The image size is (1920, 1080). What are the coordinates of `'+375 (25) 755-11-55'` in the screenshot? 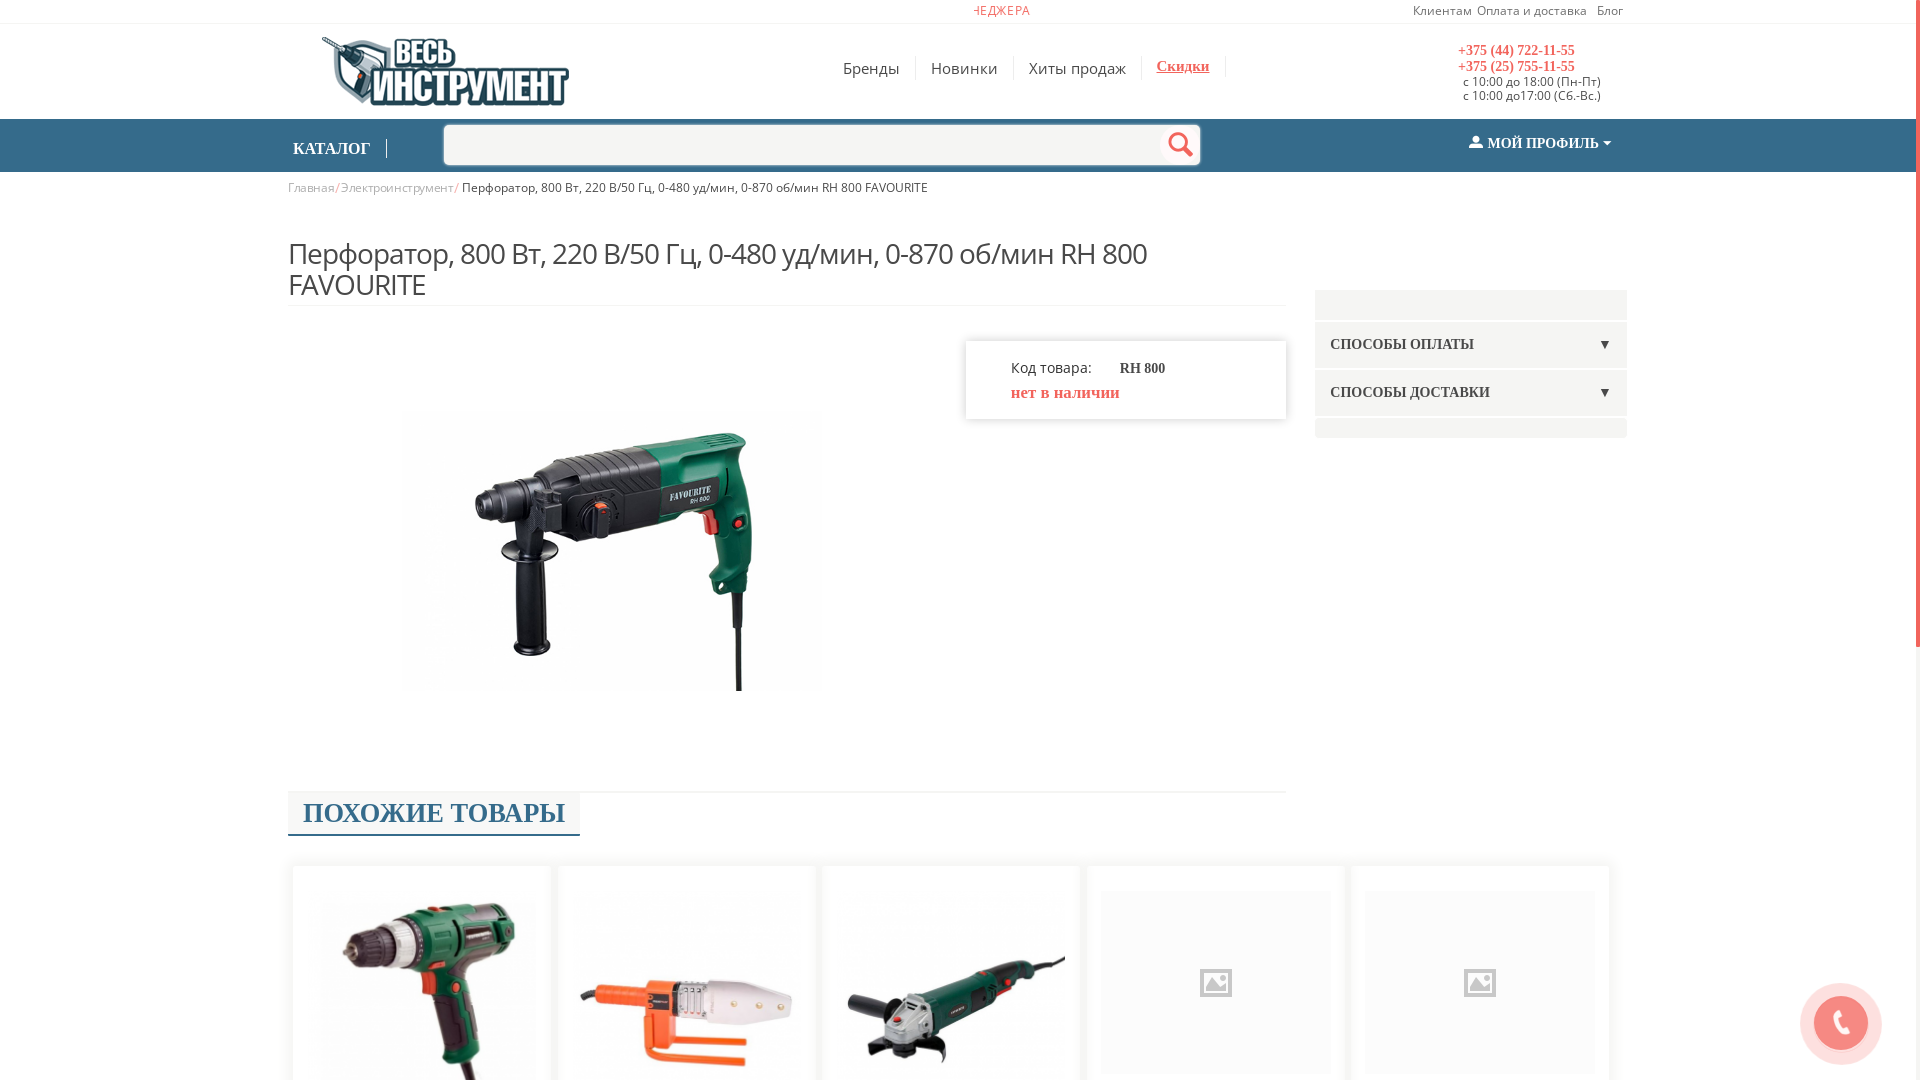 It's located at (1541, 65).